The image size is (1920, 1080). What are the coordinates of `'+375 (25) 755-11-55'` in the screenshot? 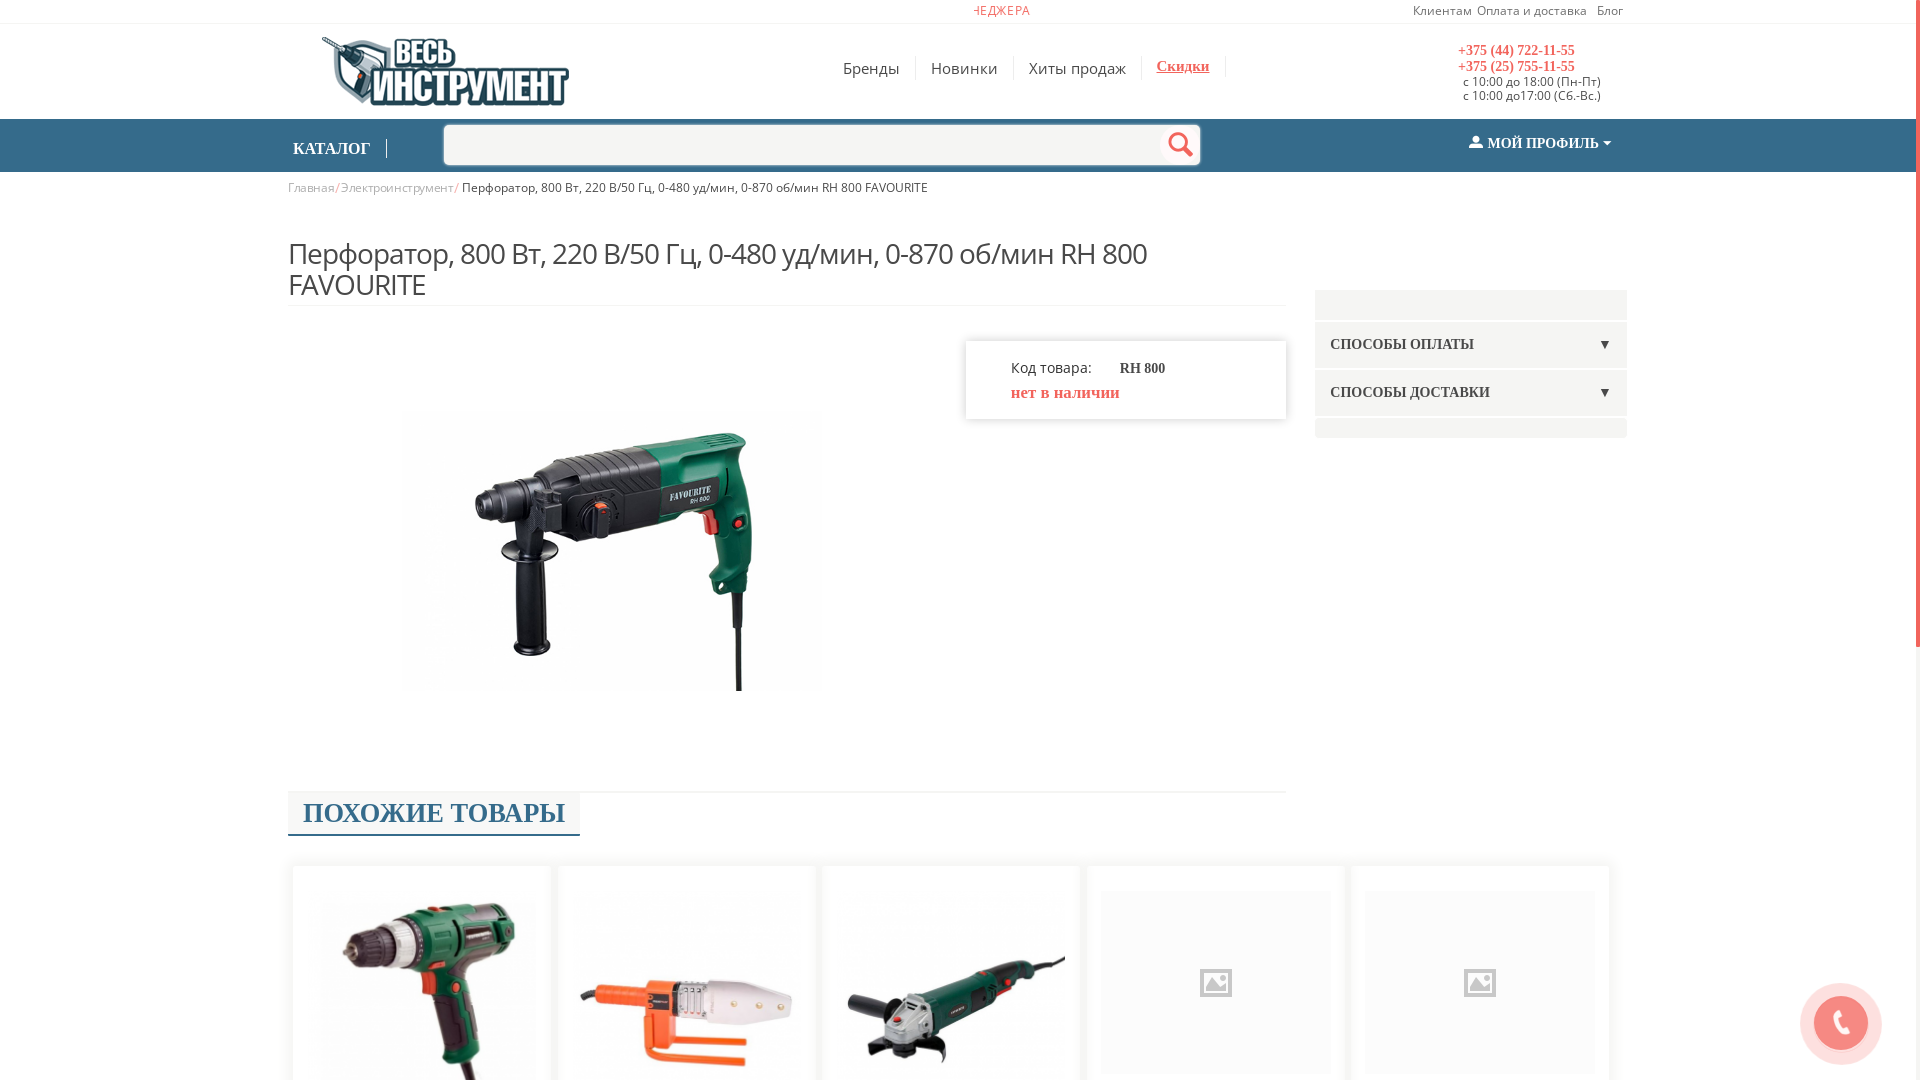 It's located at (1541, 65).